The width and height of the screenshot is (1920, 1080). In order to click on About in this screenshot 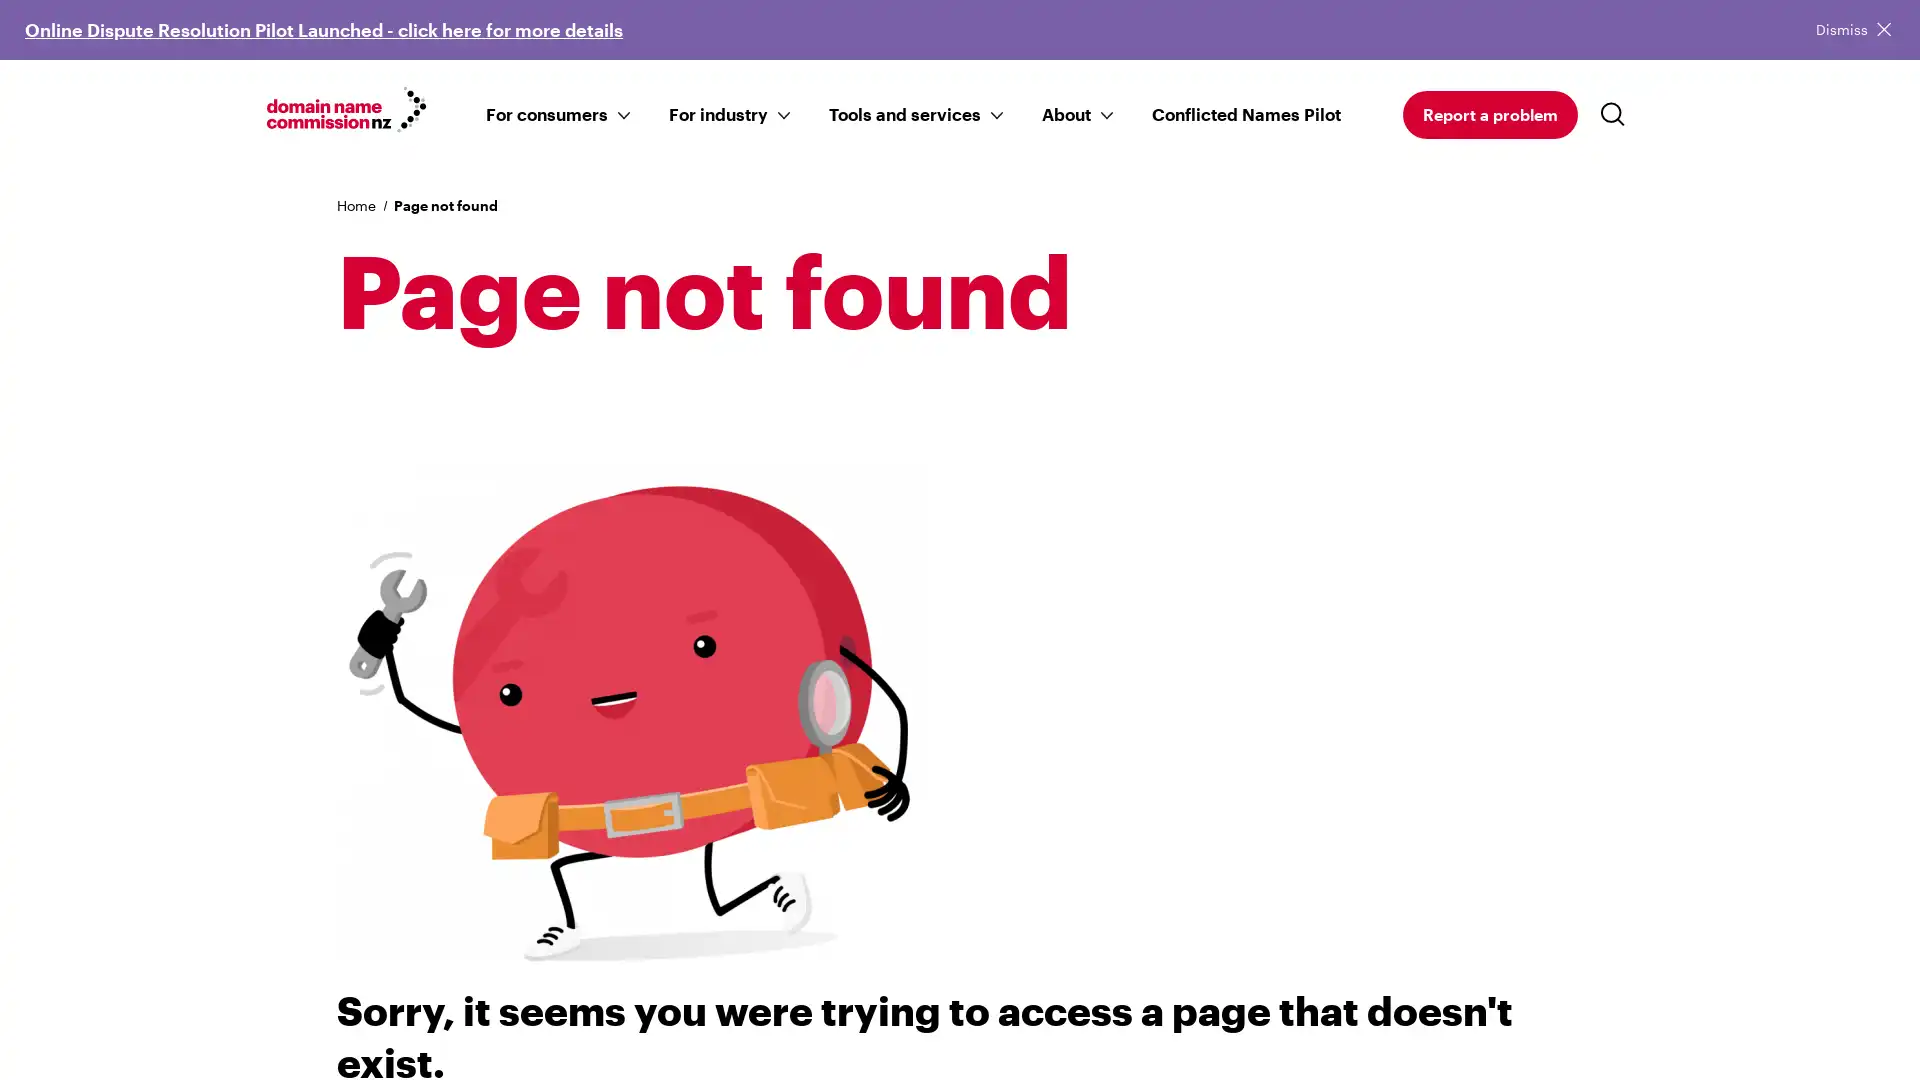, I will do `click(1064, 111)`.